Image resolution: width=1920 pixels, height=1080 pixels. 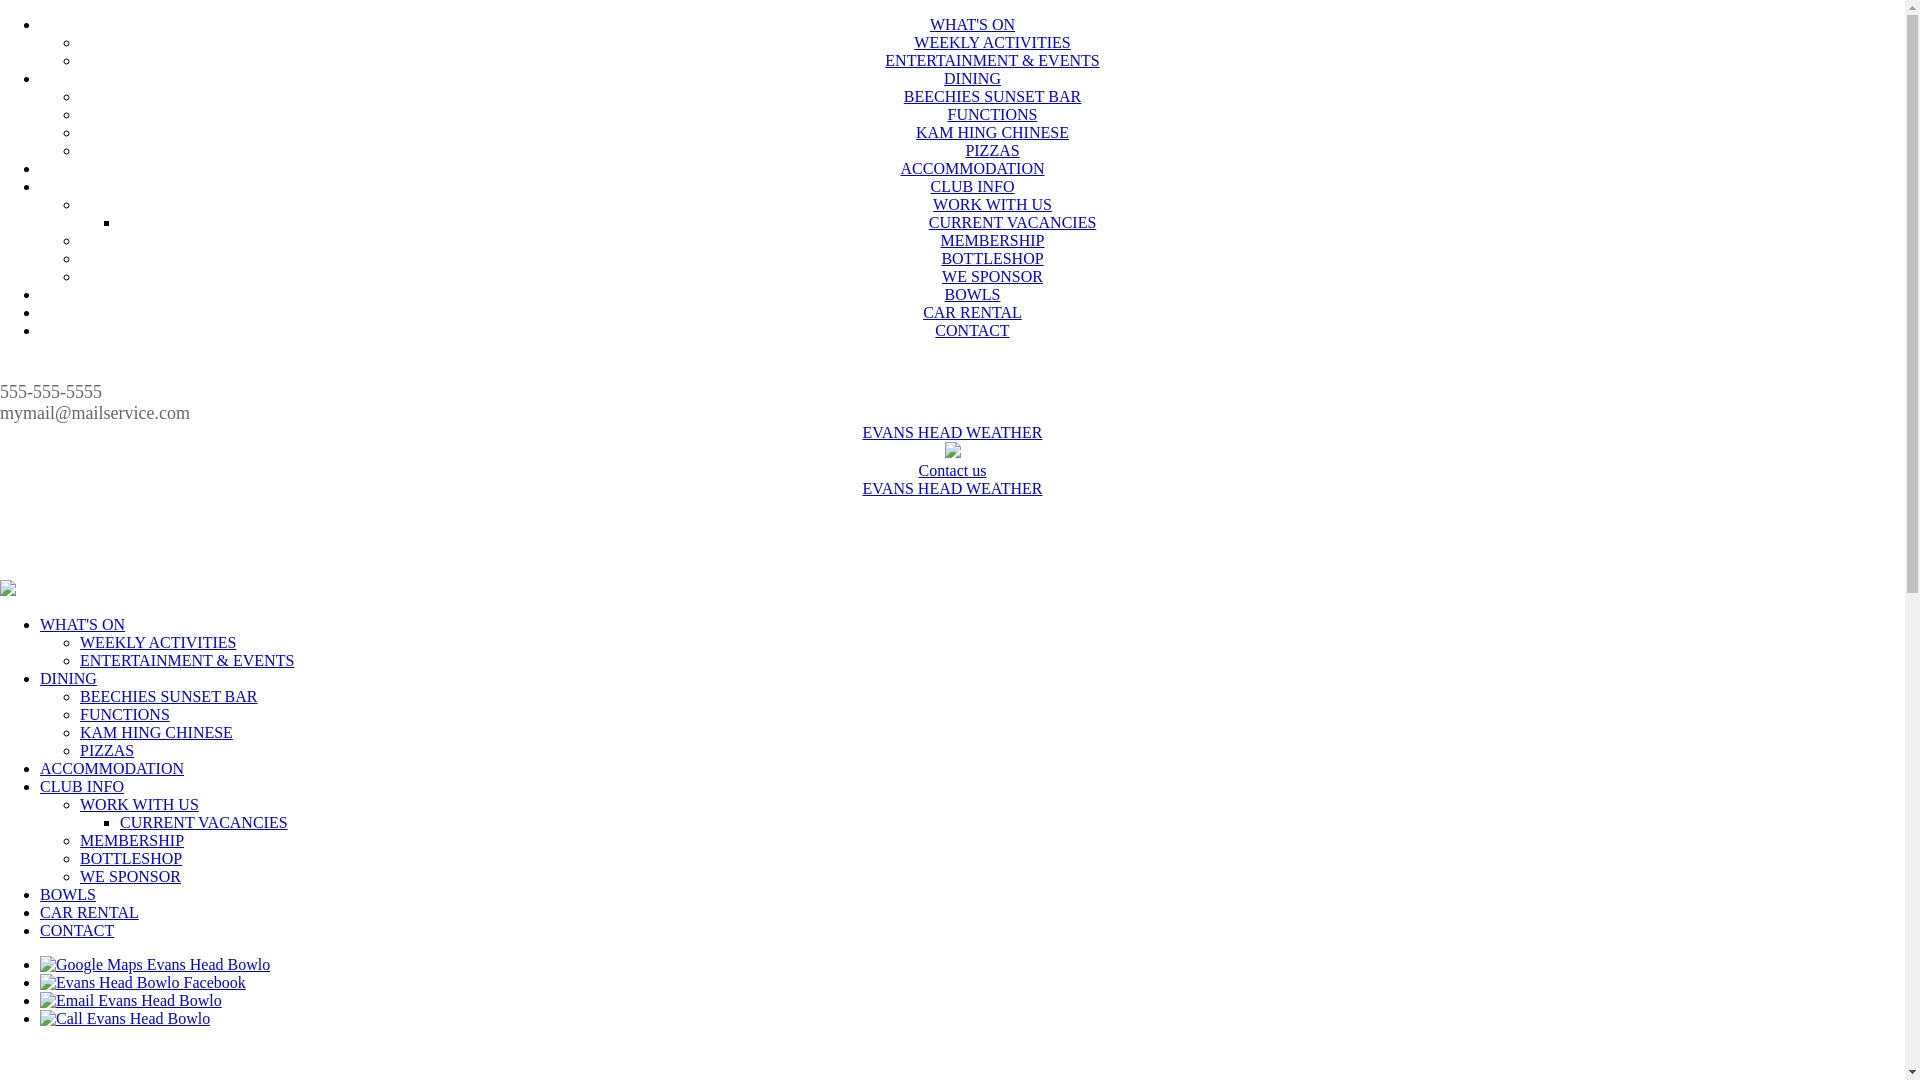 I want to click on 'FUNCTIONS', so click(x=993, y=114).